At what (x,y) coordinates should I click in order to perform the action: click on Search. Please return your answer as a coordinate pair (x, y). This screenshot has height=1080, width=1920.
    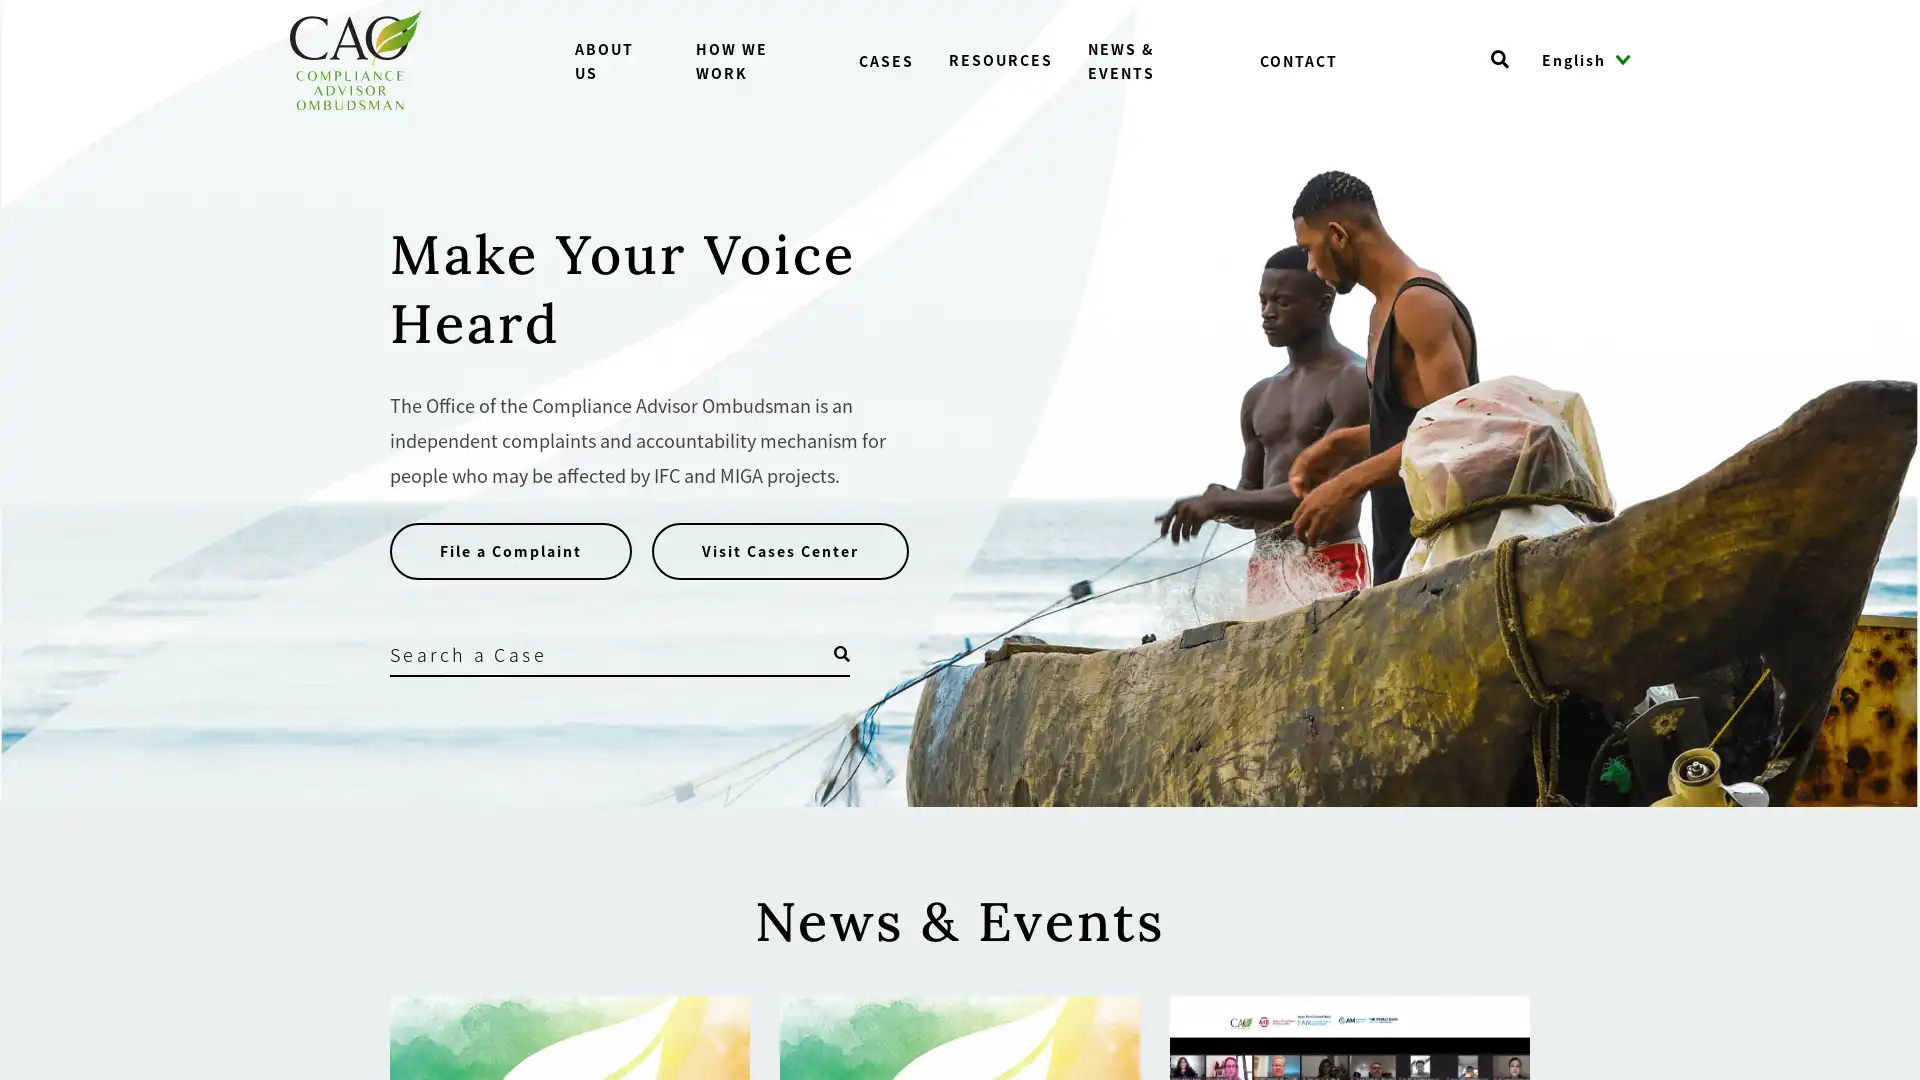
    Looking at the image, I should click on (1490, 83).